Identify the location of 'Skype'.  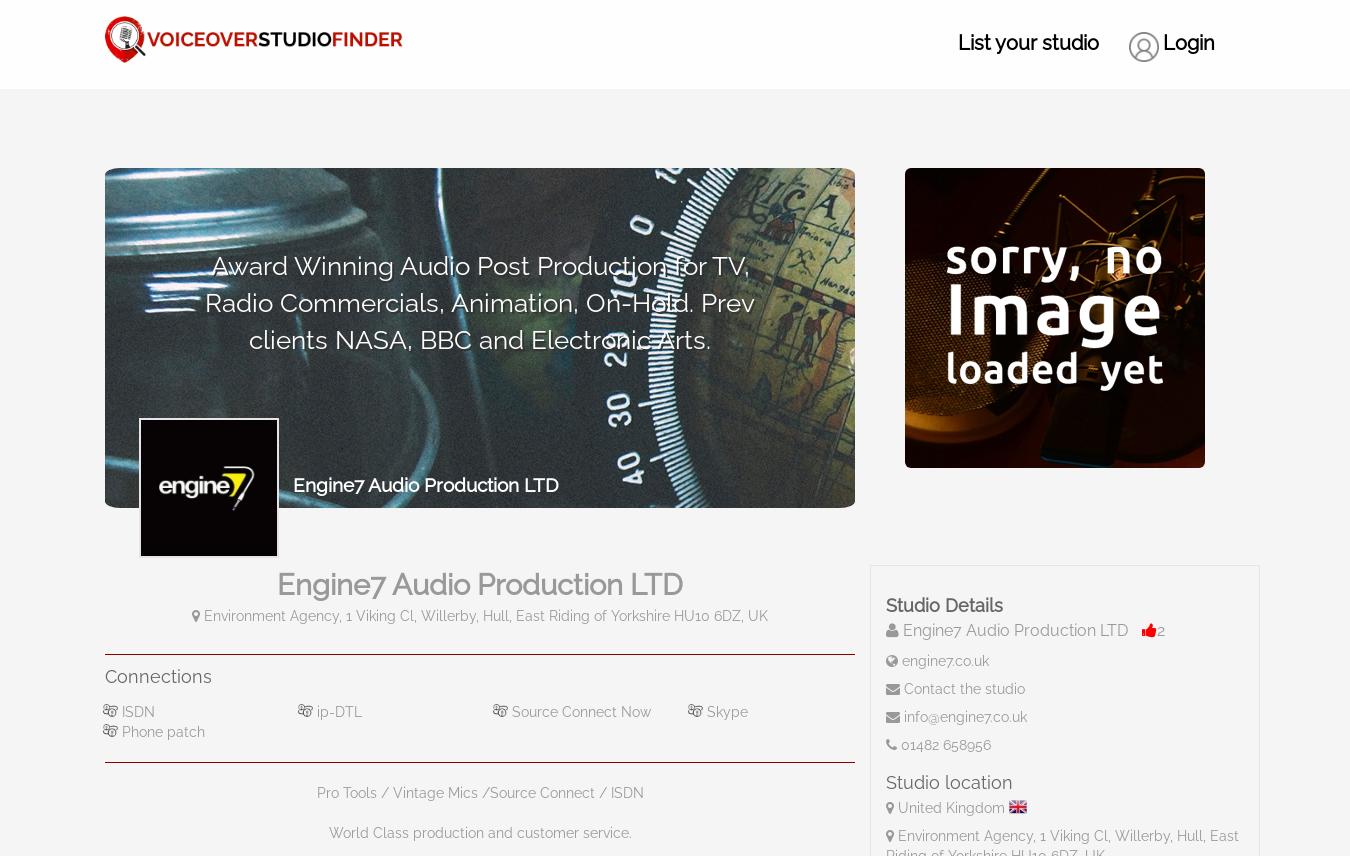
(724, 709).